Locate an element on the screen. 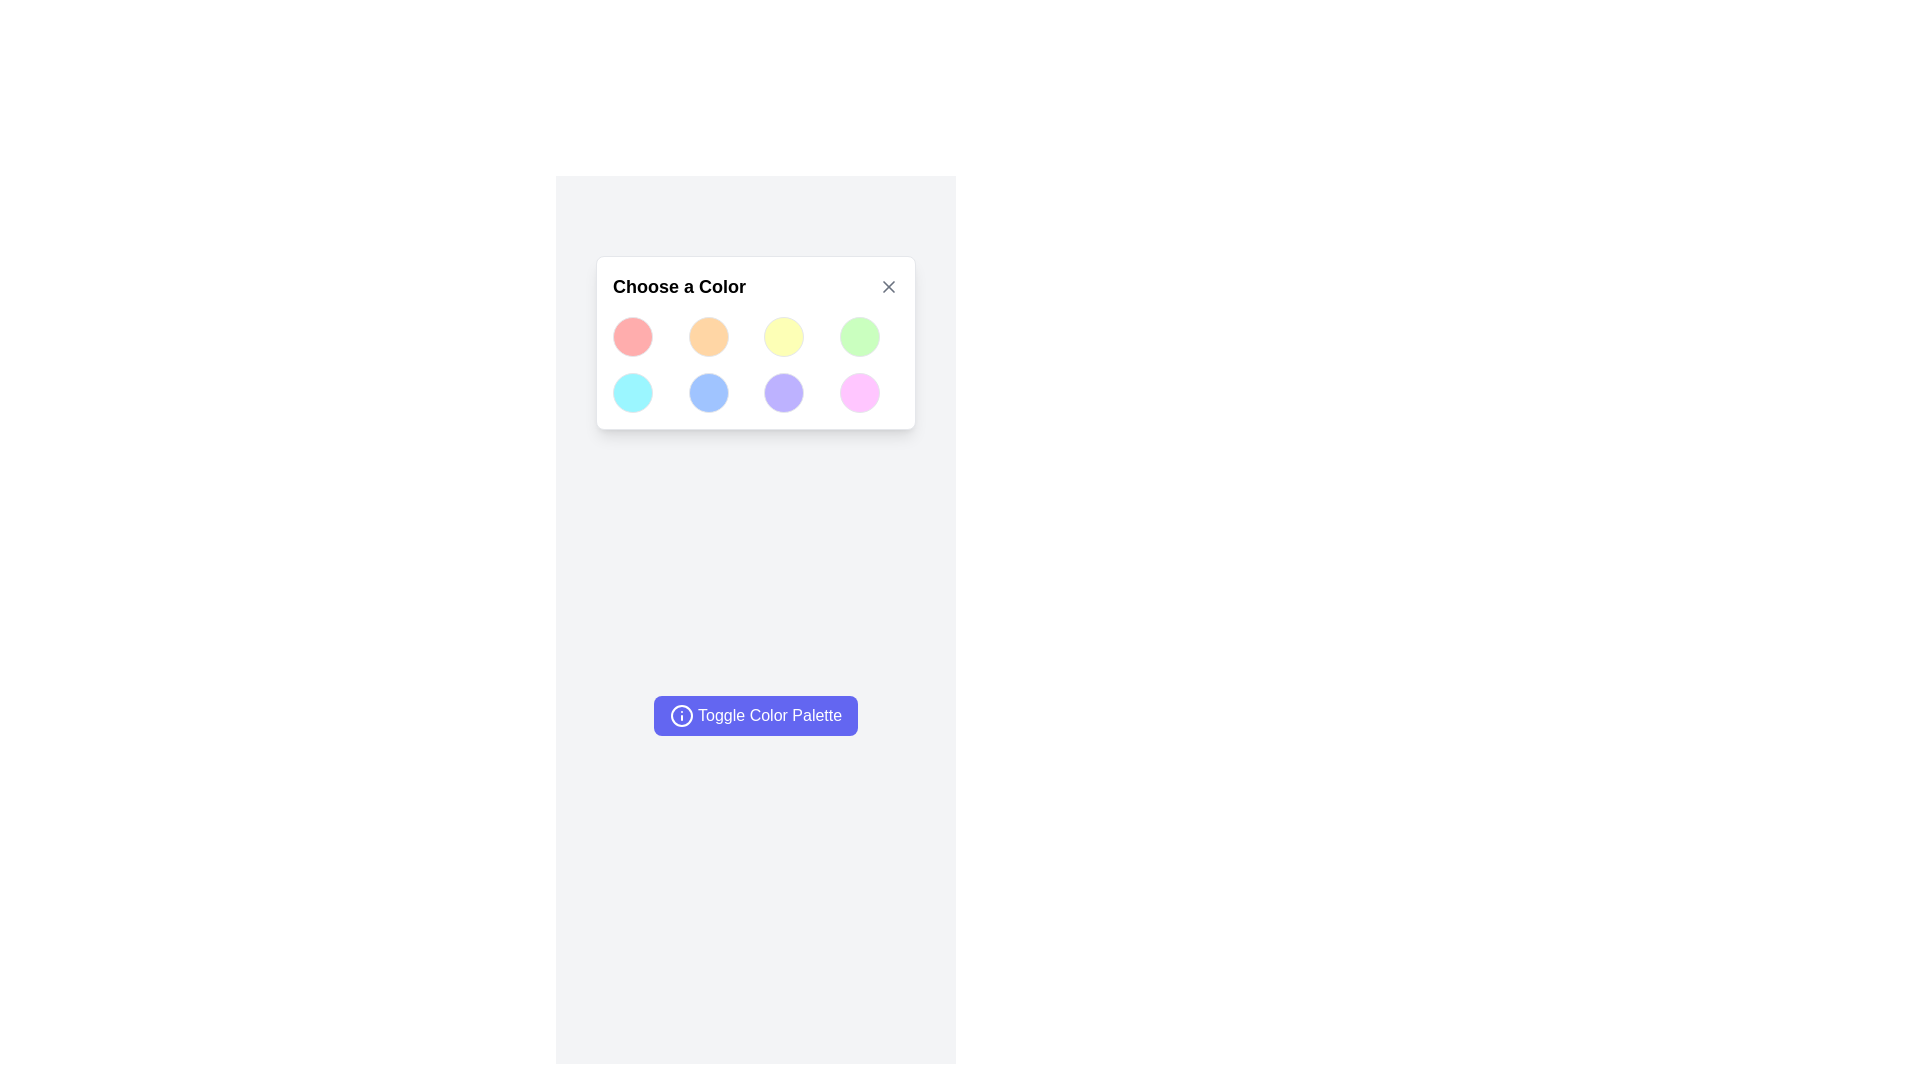  the interactive circular button with a light green background located in the top-right corner of a grid layout is located at coordinates (859, 335).